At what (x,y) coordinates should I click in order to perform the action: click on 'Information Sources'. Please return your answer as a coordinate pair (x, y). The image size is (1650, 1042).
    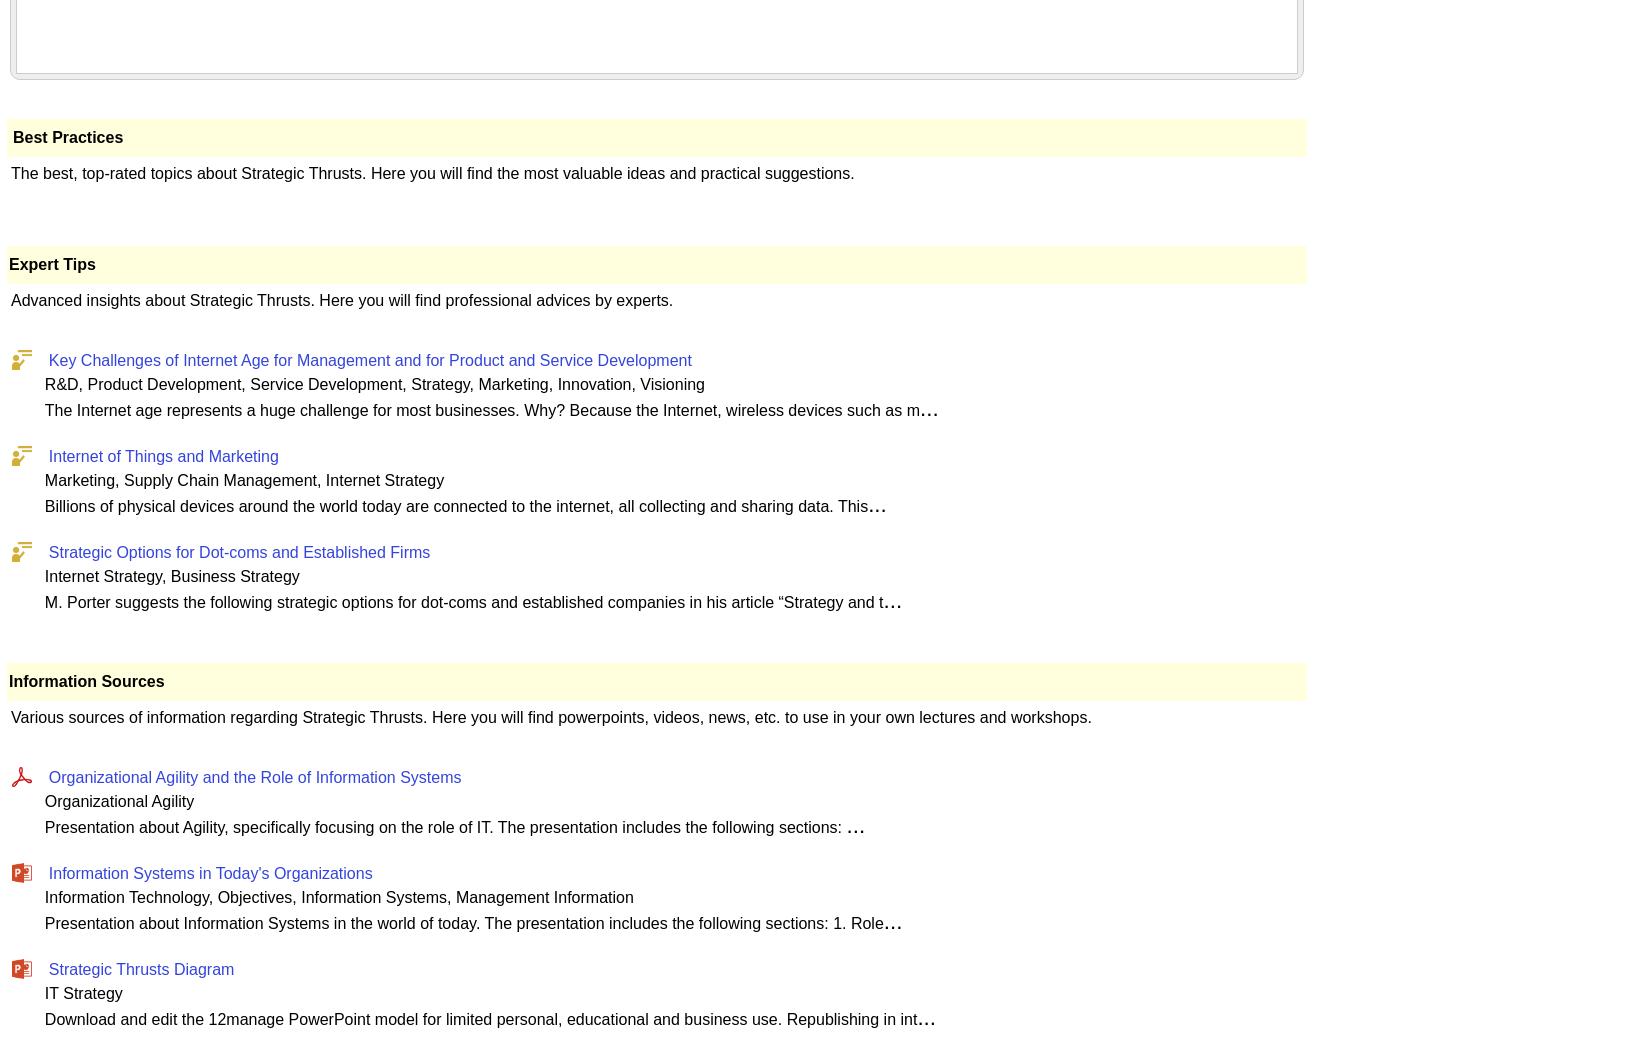
    Looking at the image, I should click on (9, 680).